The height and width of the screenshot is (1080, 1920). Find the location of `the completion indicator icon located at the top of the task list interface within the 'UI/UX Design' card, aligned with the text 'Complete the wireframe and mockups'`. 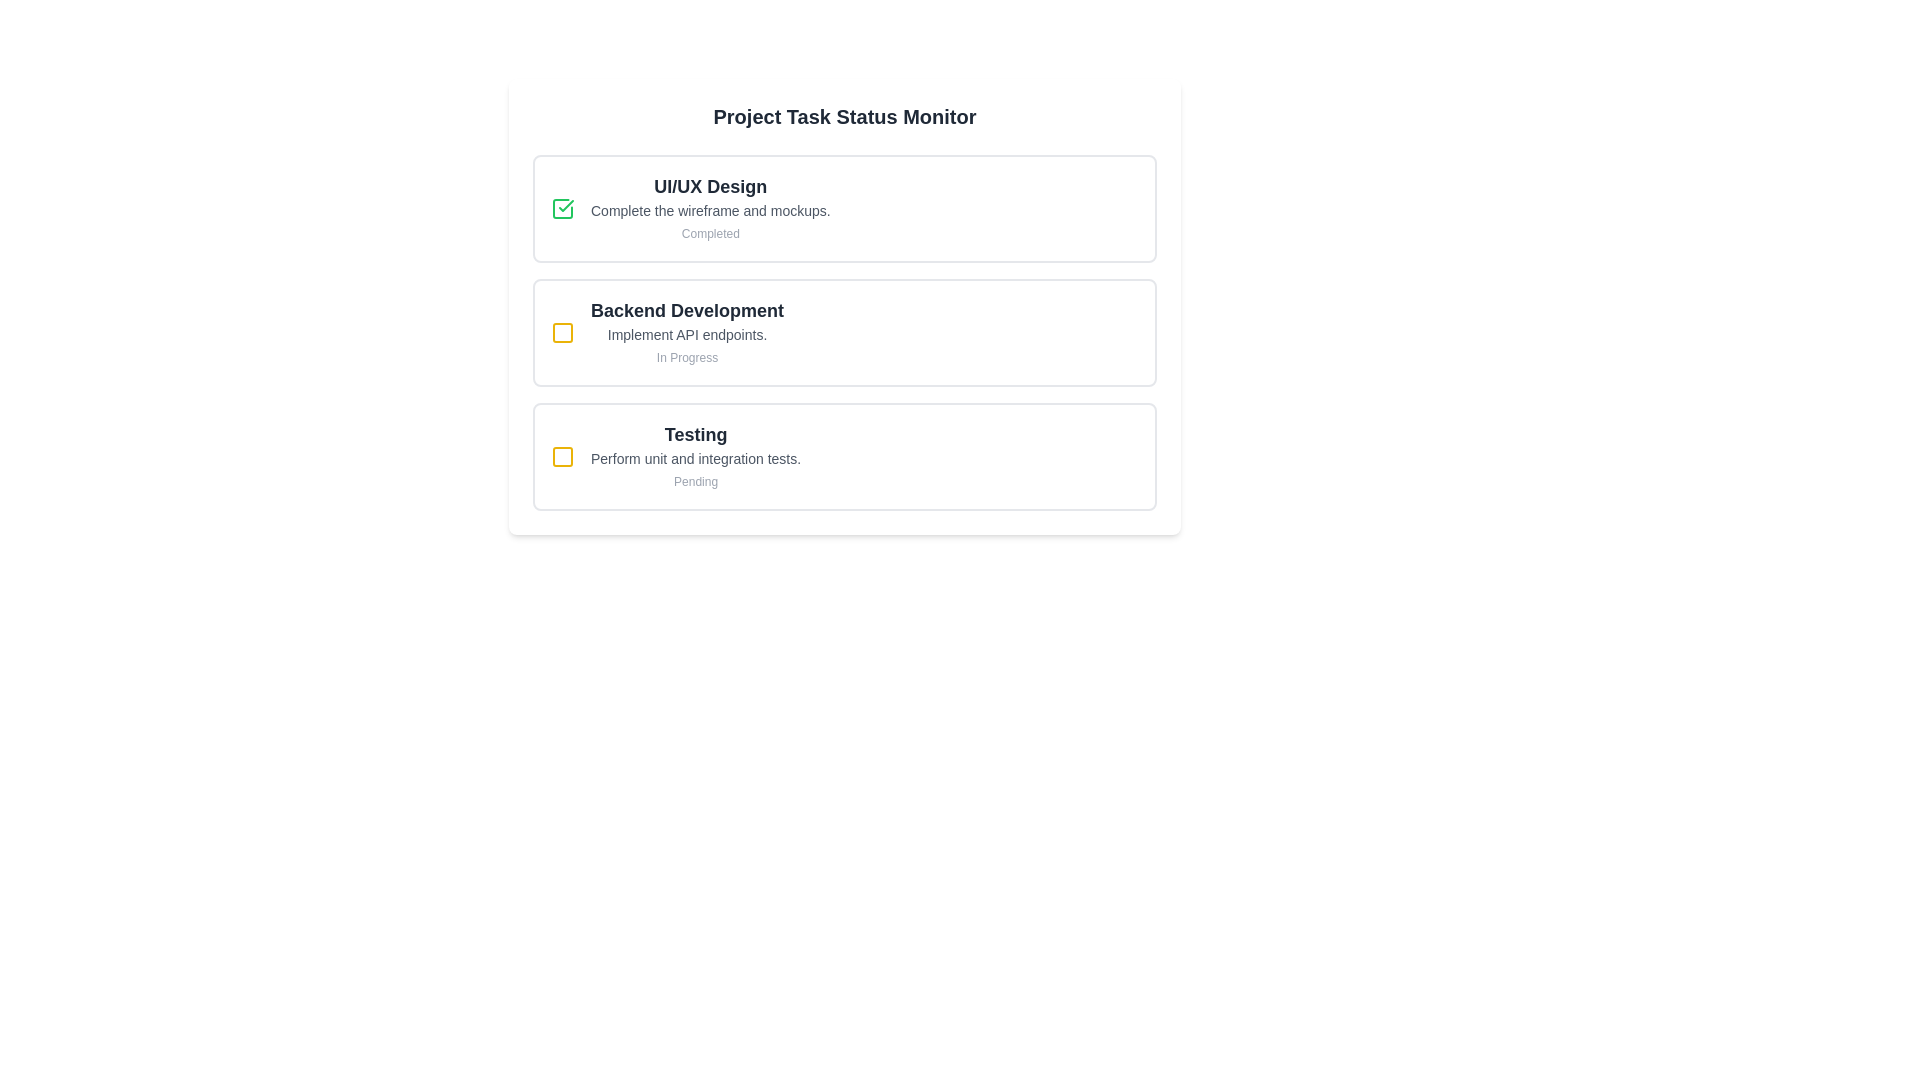

the completion indicator icon located at the top of the task list interface within the 'UI/UX Design' card, aligned with the text 'Complete the wireframe and mockups' is located at coordinates (570, 208).